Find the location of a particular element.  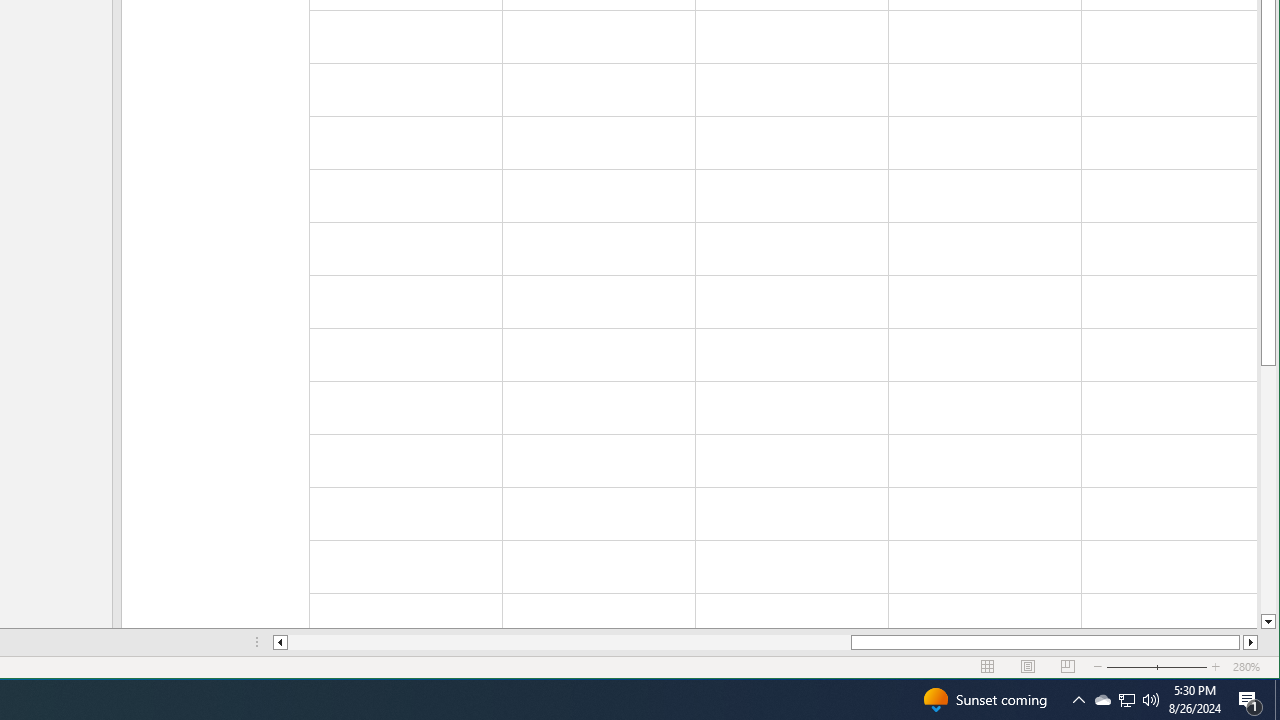

'Show desktop' is located at coordinates (1276, 698).